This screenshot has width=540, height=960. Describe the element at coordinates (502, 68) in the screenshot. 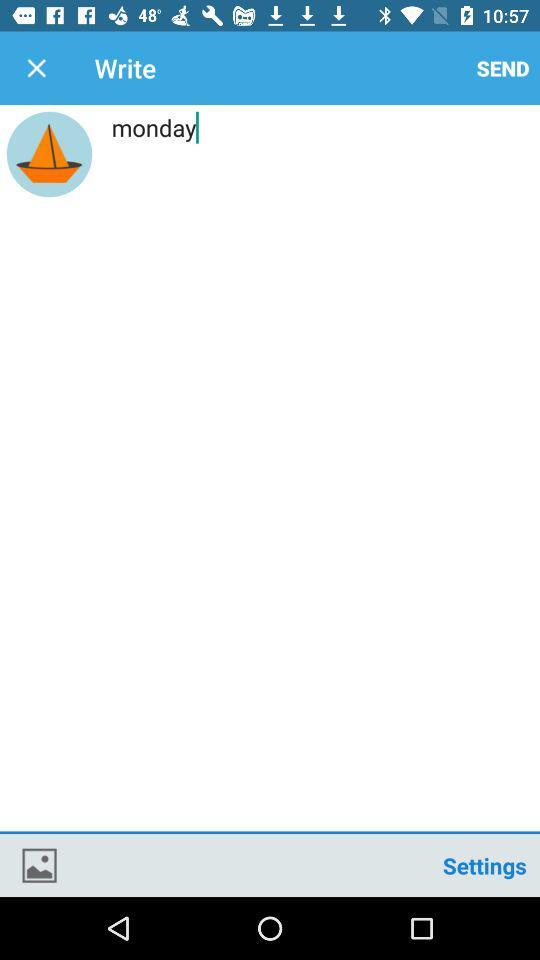

I see `icon at the top right corner` at that location.